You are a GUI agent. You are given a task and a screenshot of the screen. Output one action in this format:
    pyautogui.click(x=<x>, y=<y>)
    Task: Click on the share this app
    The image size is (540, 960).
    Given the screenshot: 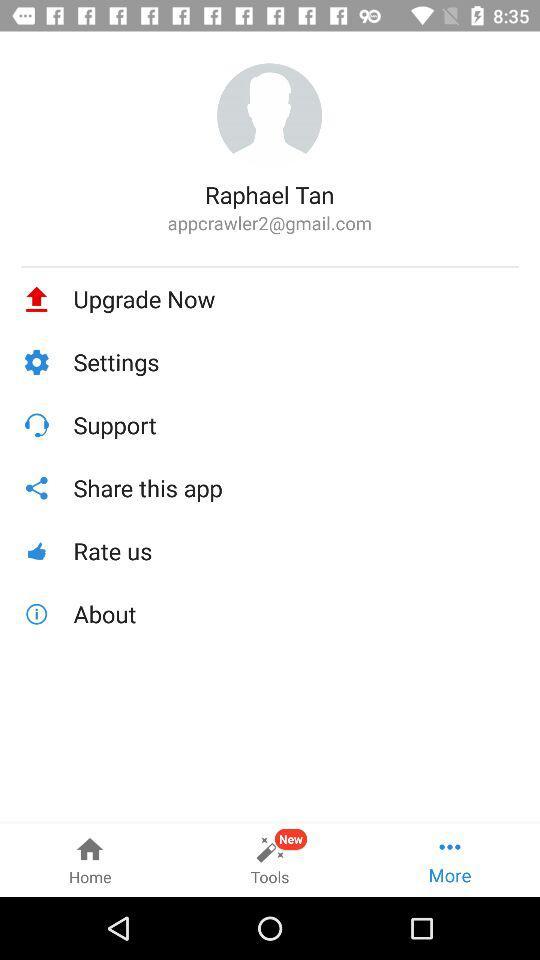 What is the action you would take?
    pyautogui.click(x=295, y=487)
    